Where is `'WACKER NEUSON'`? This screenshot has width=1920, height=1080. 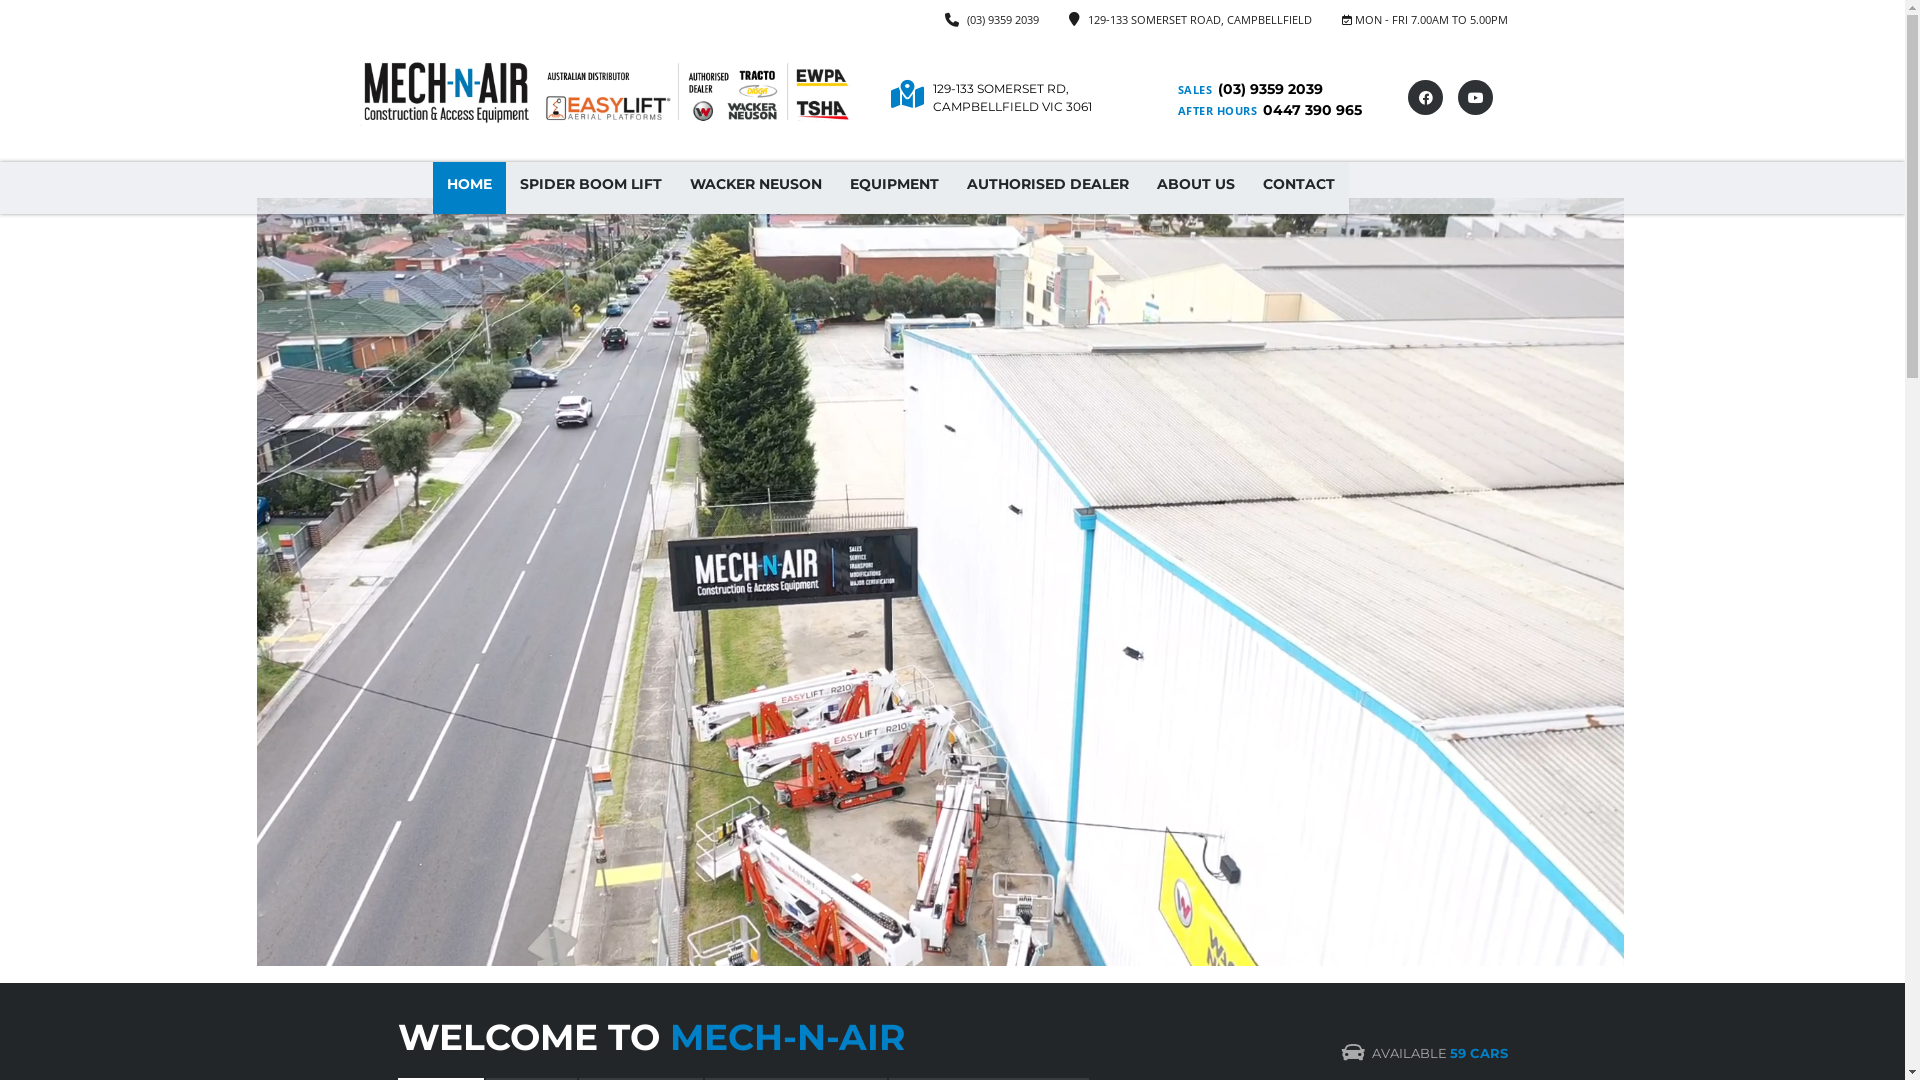 'WACKER NEUSON' is located at coordinates (755, 188).